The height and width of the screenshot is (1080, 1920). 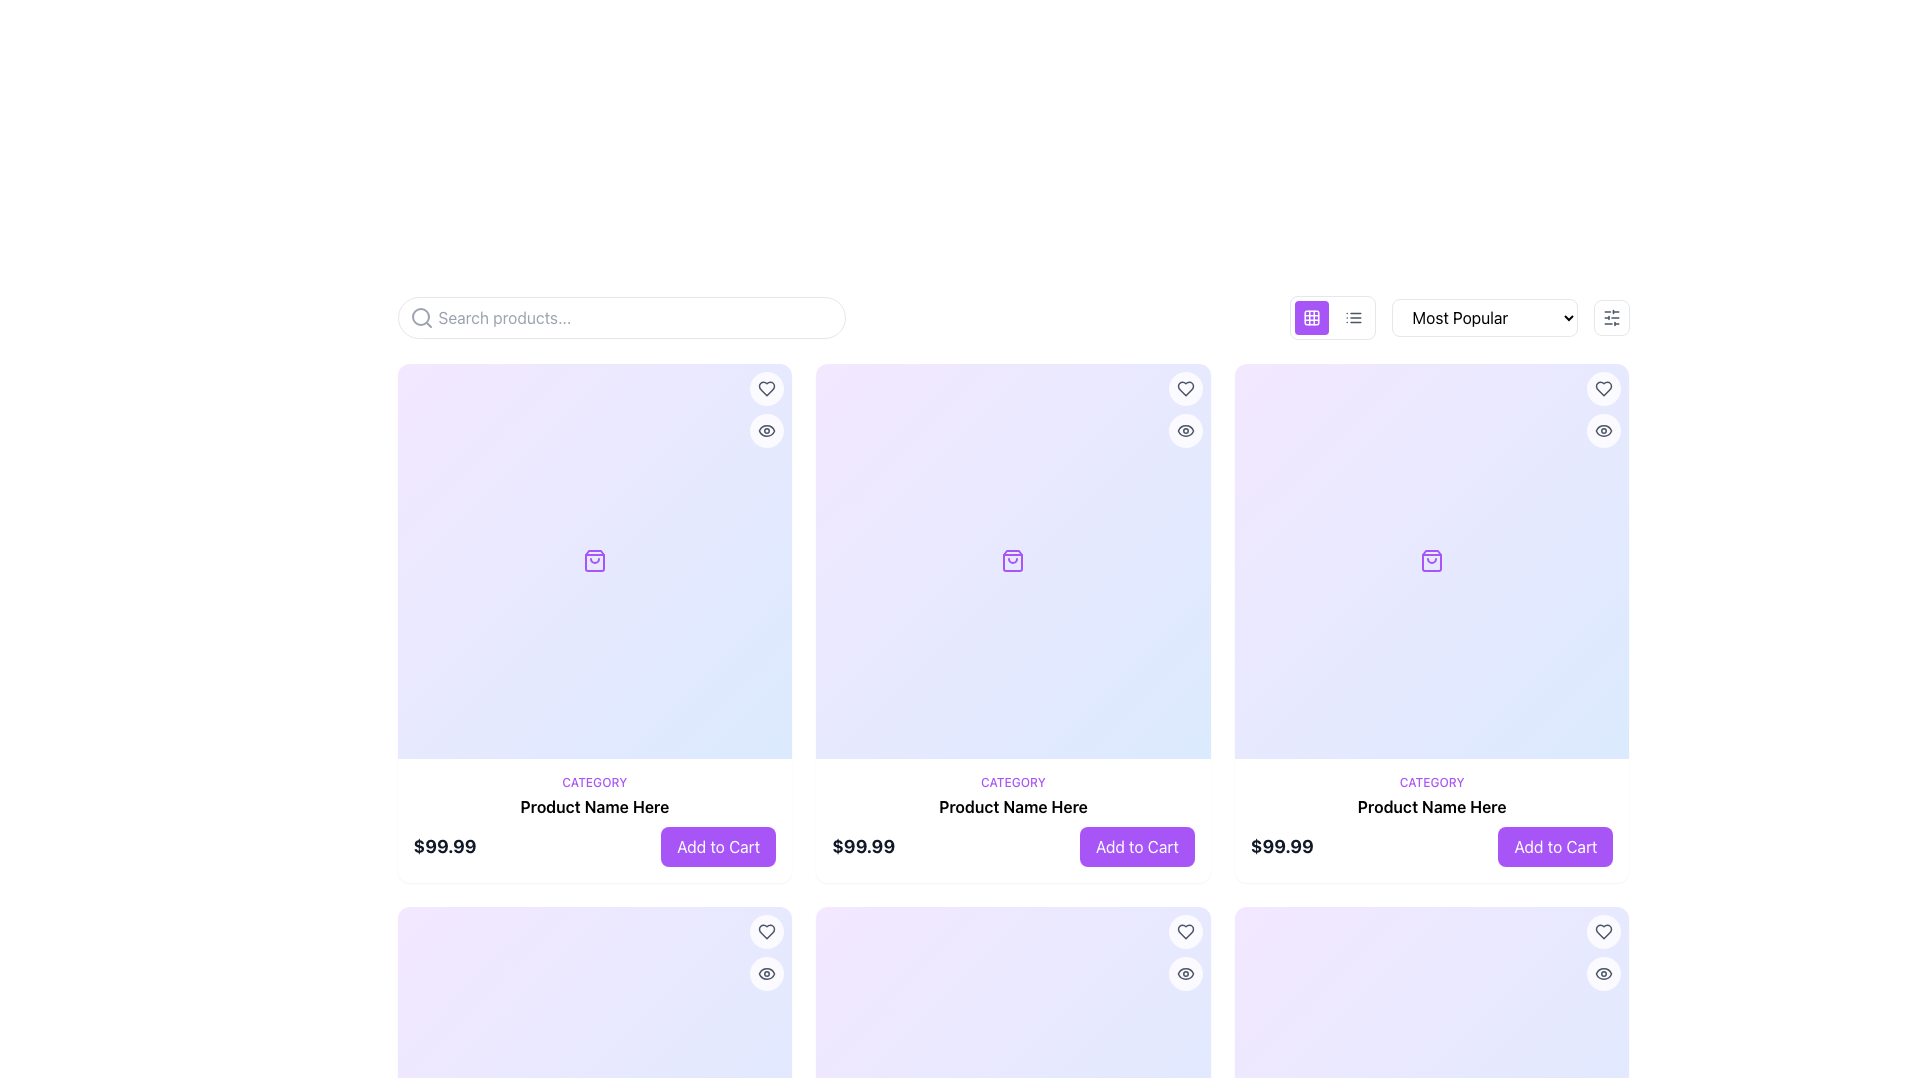 What do you see at coordinates (1311, 316) in the screenshot?
I see `the compact rectangular button with a striking purple background and a white grid icon at its center` at bounding box center [1311, 316].